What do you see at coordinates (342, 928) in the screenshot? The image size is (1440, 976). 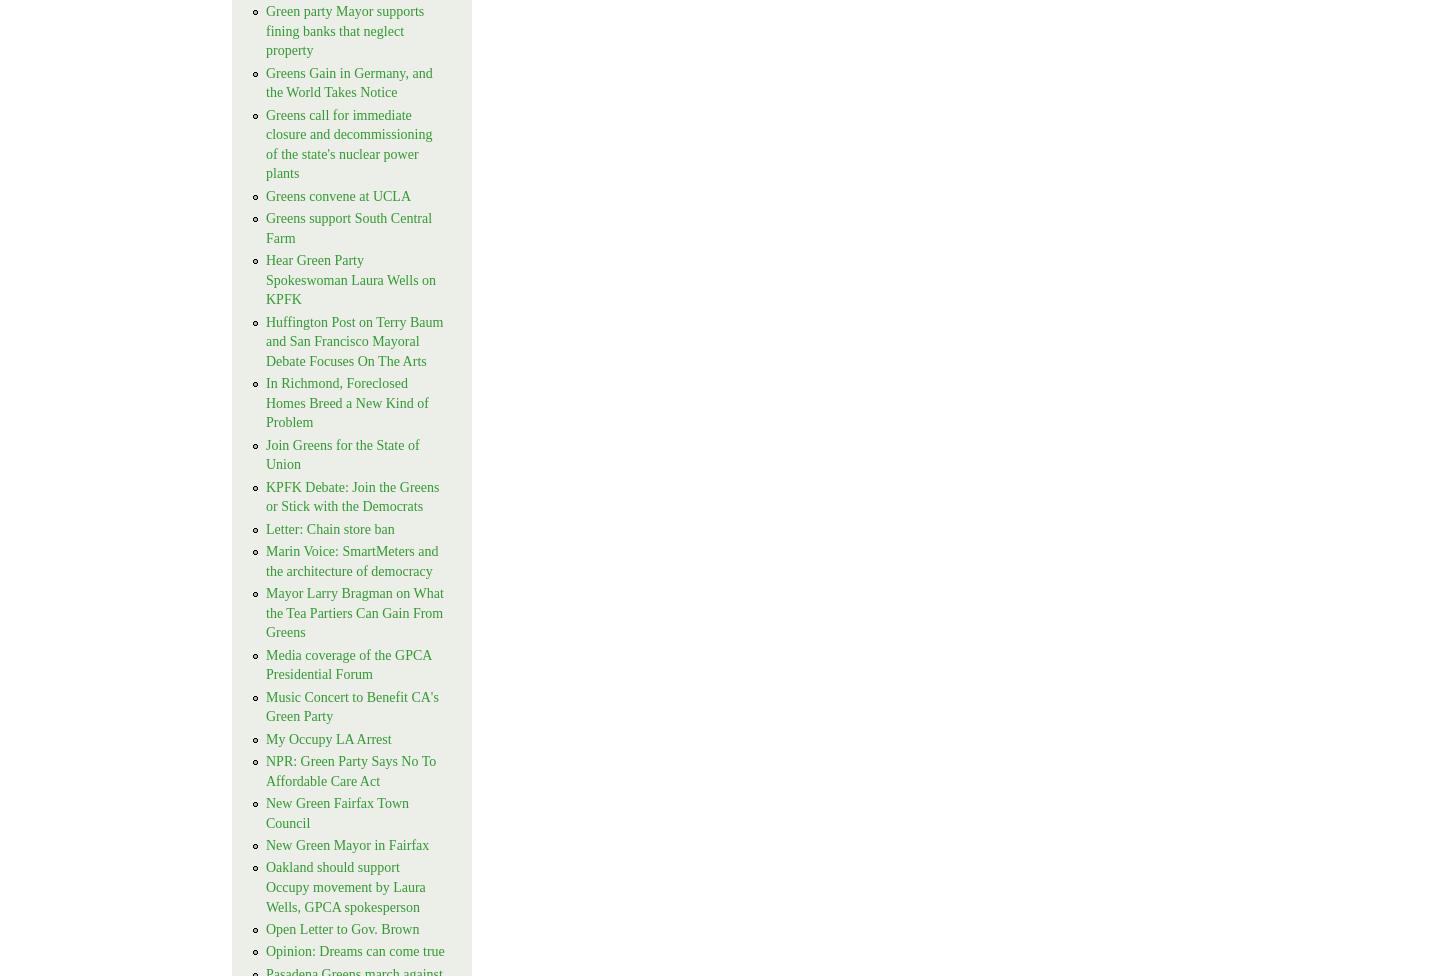 I see `'Open Letter to Gov. Brown'` at bounding box center [342, 928].